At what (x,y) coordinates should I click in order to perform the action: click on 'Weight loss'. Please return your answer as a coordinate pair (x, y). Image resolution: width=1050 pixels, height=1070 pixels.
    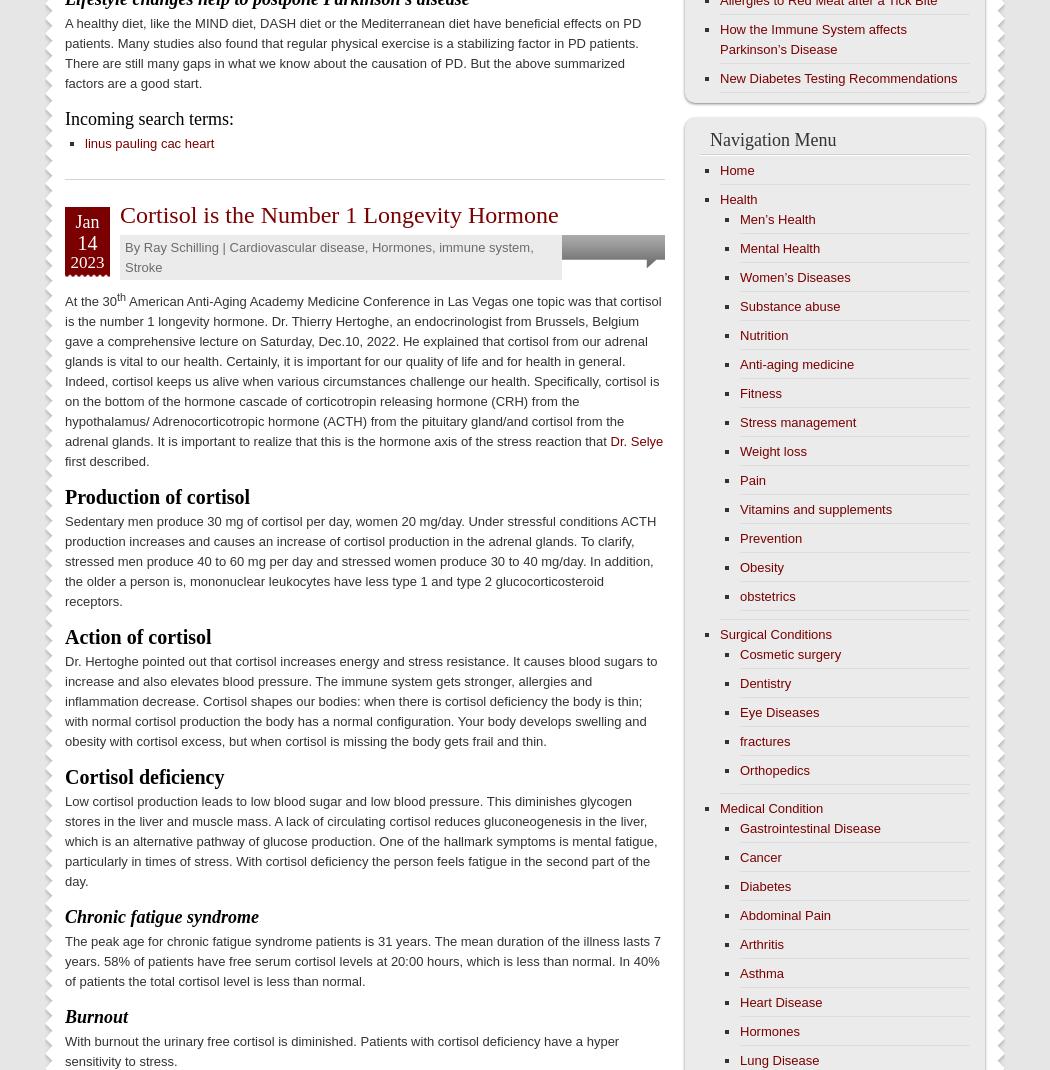
    Looking at the image, I should click on (773, 451).